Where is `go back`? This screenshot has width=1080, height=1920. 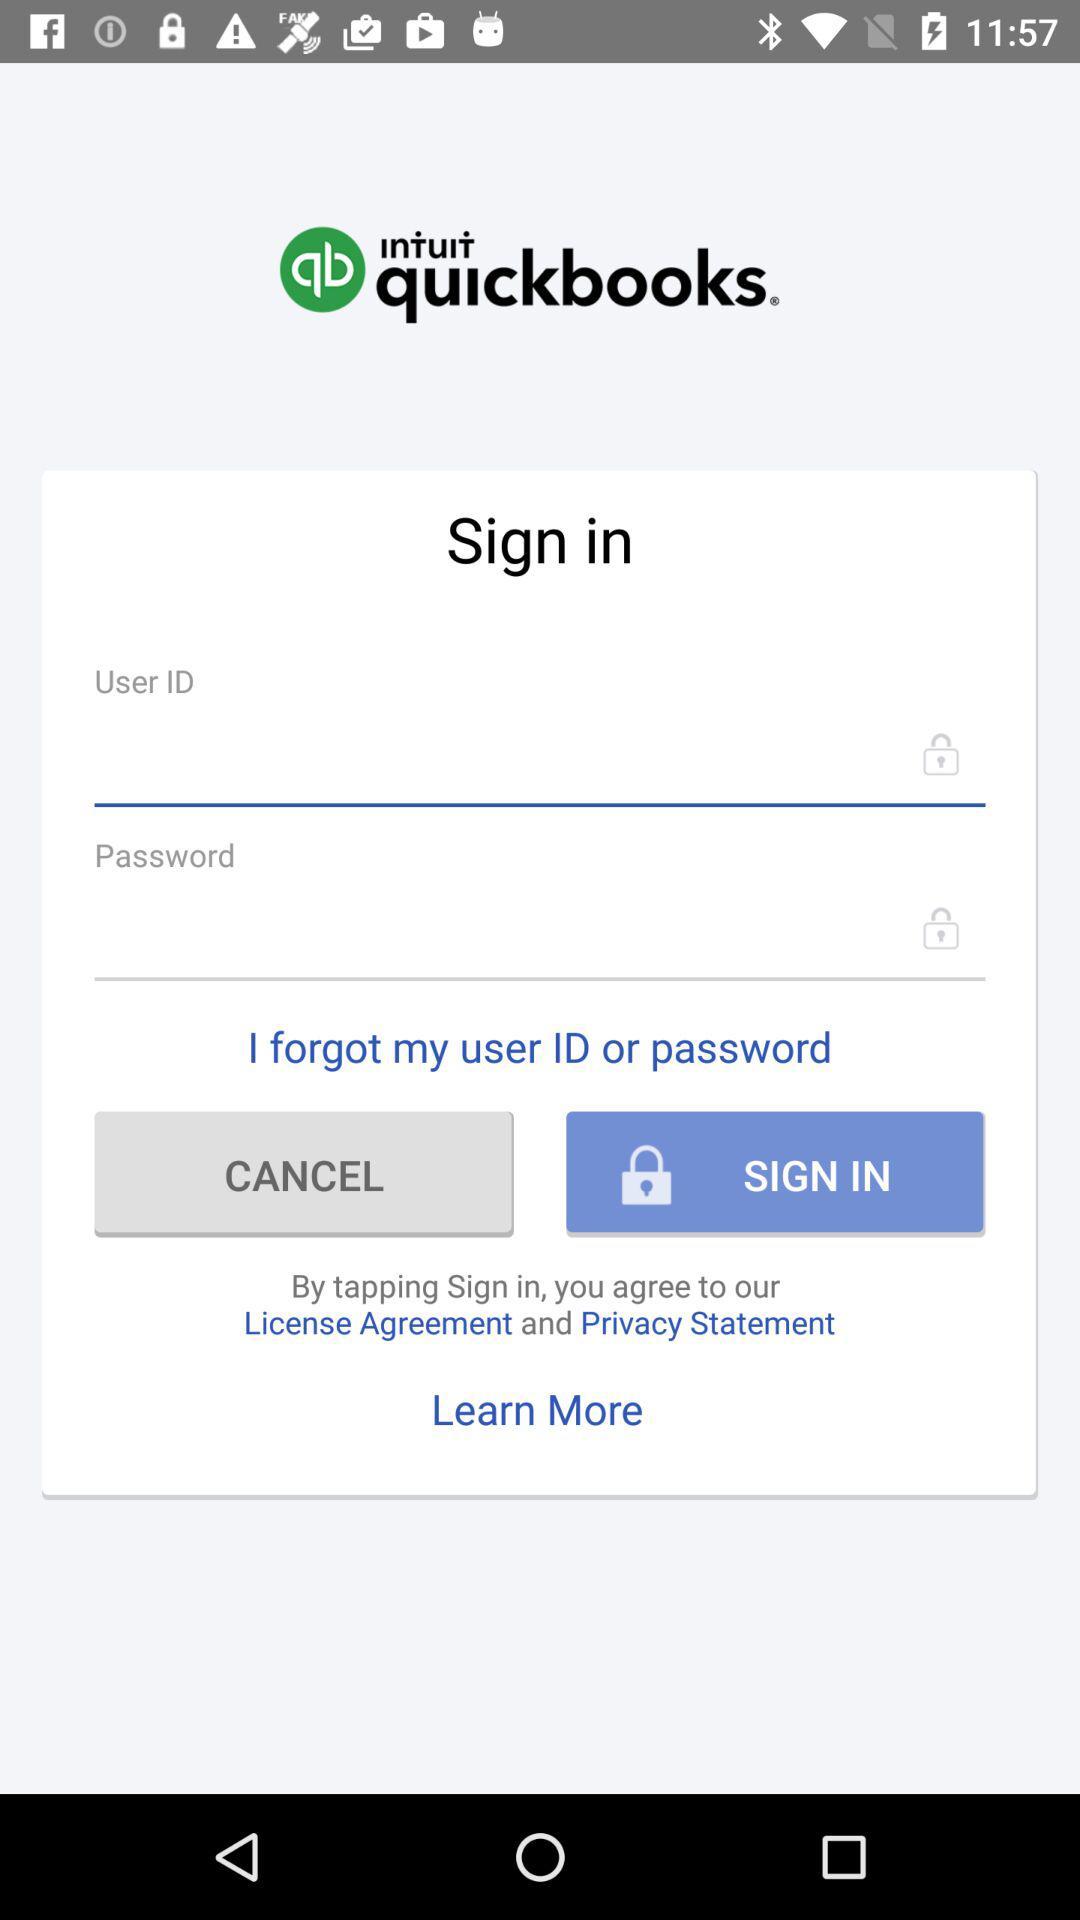 go back is located at coordinates (540, 927).